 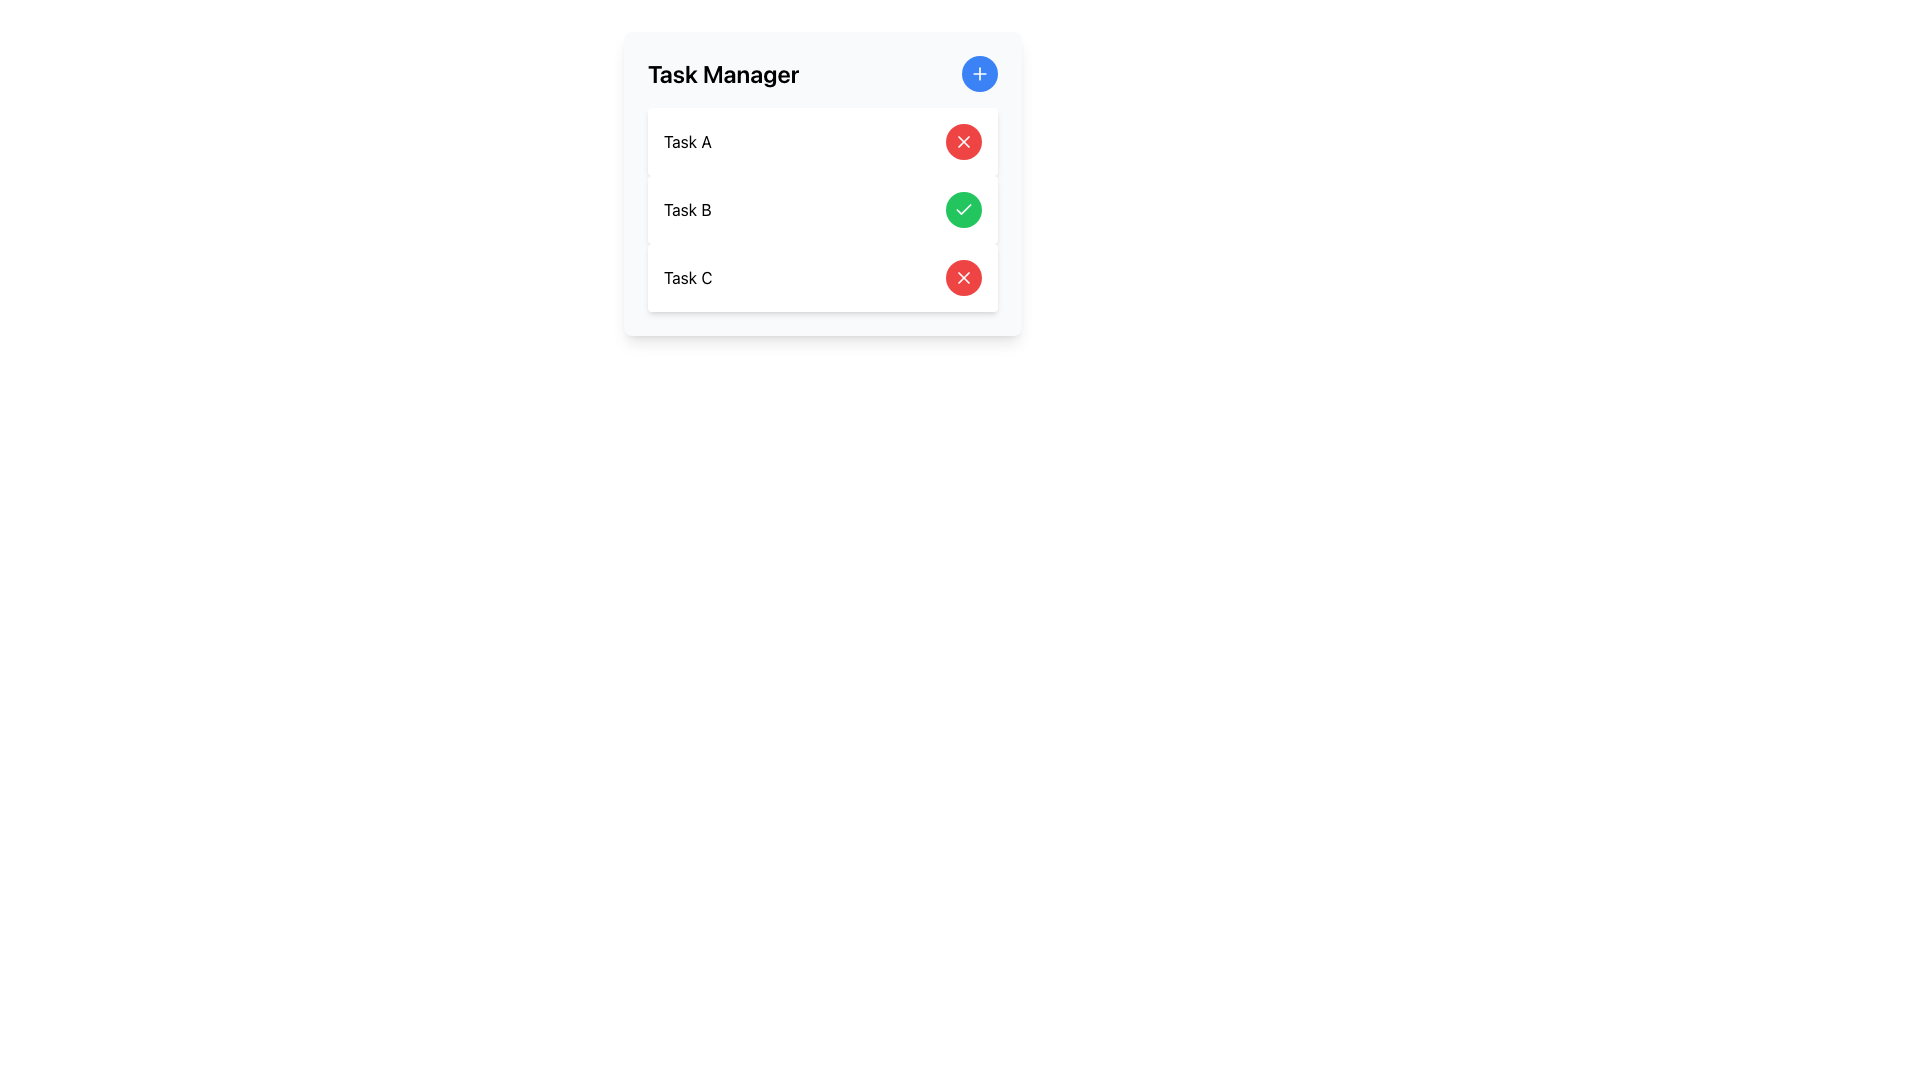 What do you see at coordinates (964, 209) in the screenshot?
I see `the button located in the 'Task B' row to mark the task as completed` at bounding box center [964, 209].